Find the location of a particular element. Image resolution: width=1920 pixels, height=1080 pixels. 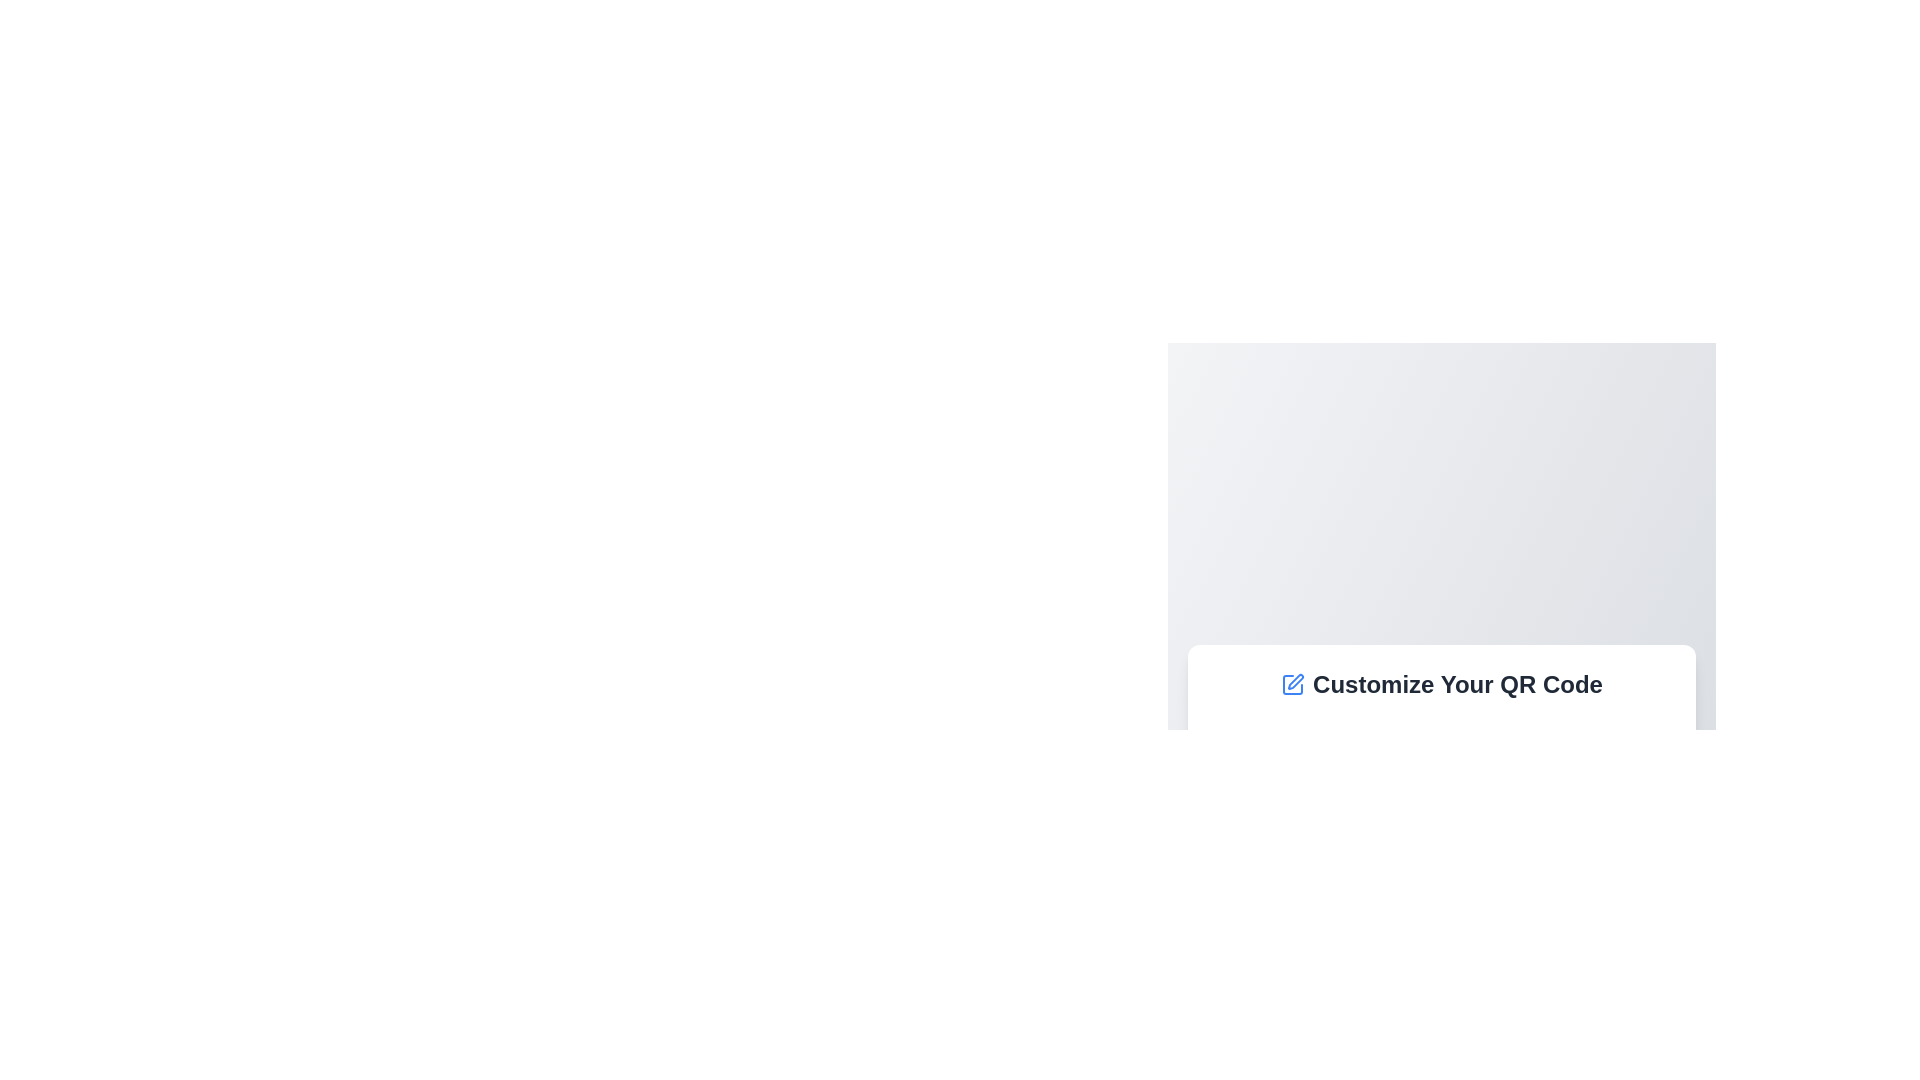

the Text Display with Icon that reads 'Customize Your QR Code', which has a small blue pen icon on its left side is located at coordinates (1441, 684).